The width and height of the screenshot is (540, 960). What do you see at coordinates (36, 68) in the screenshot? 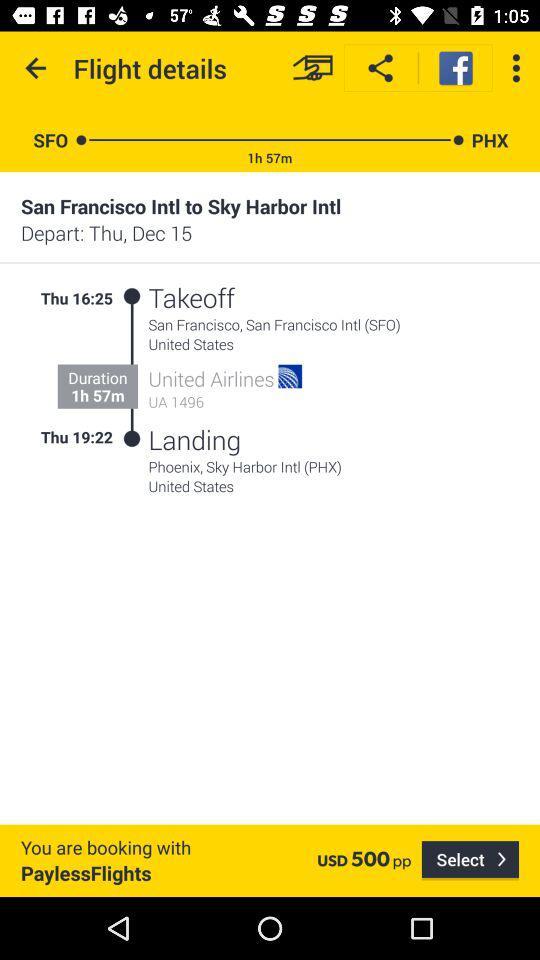
I see `item above the sfo` at bounding box center [36, 68].